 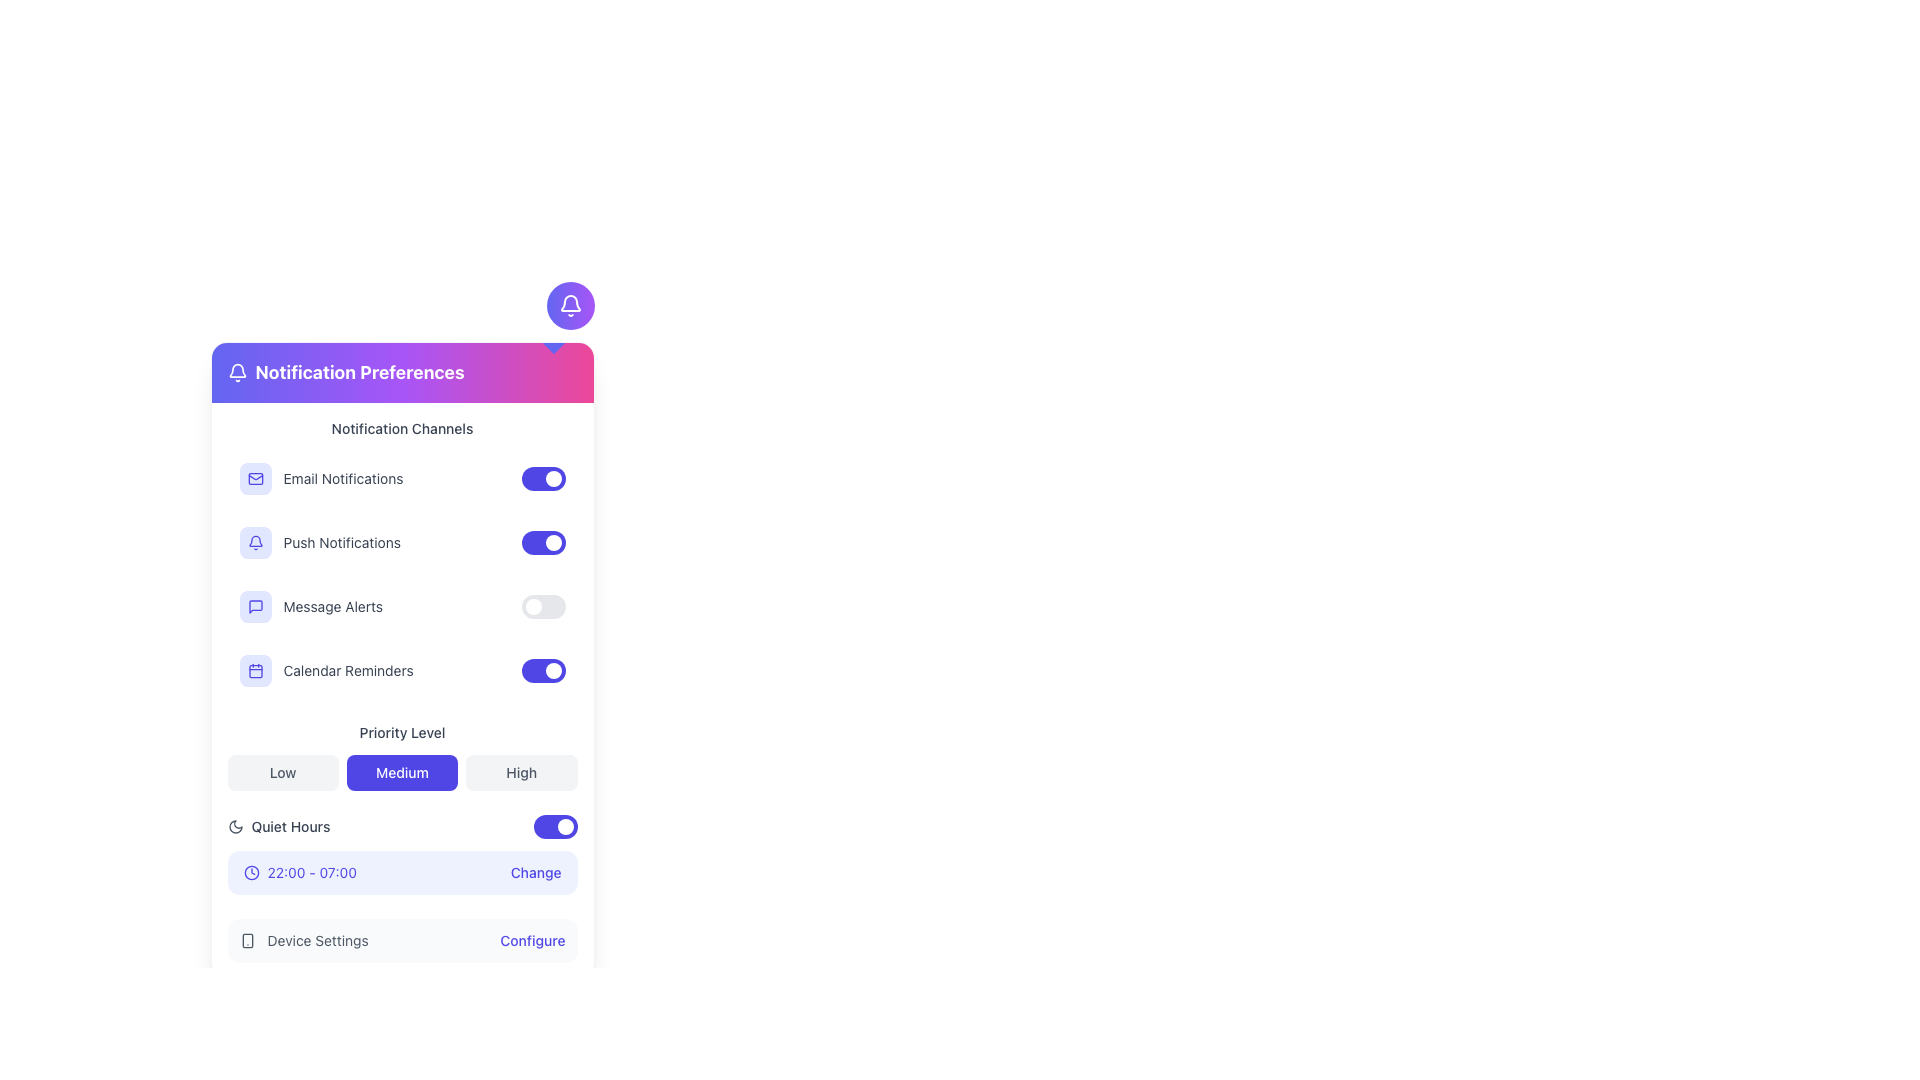 What do you see at coordinates (564, 826) in the screenshot?
I see `the toggle knob located at the bottom of the interface within the 'Quiet Hours' toggle switch` at bounding box center [564, 826].